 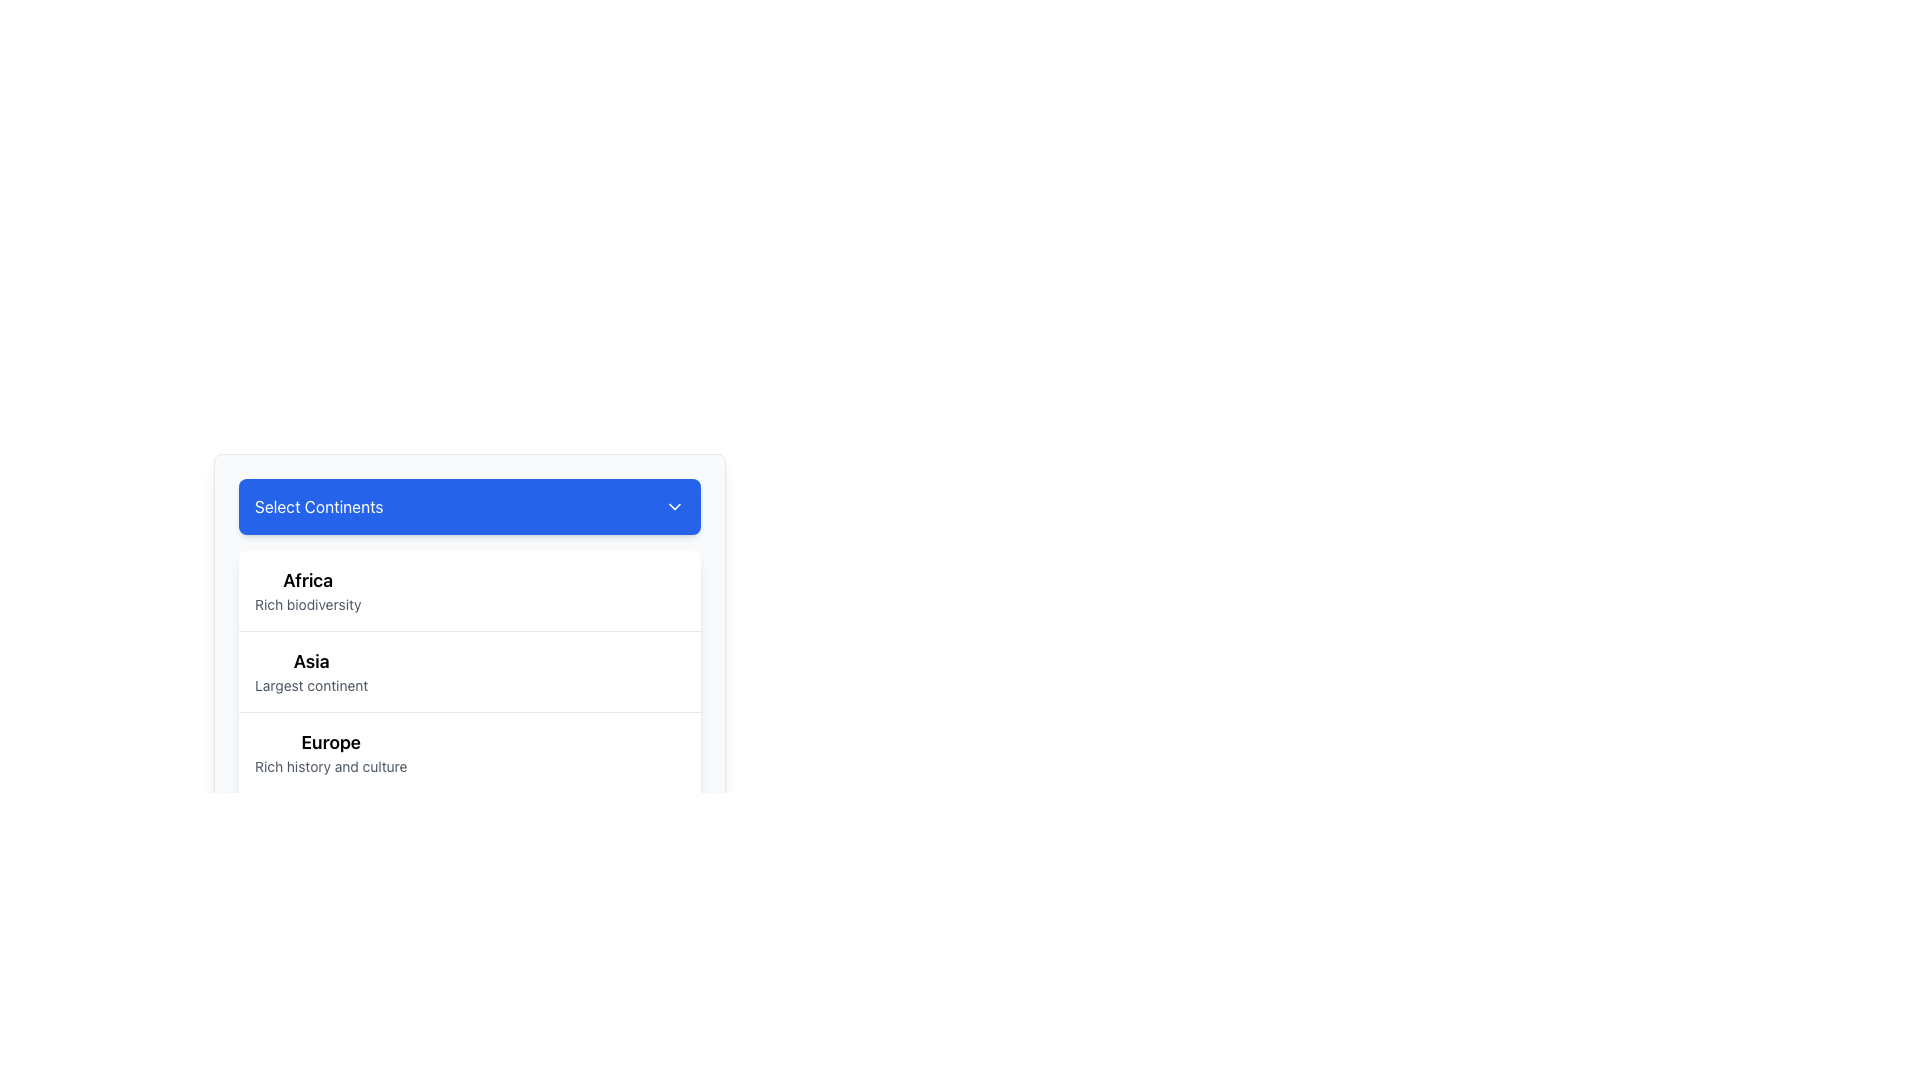 What do you see at coordinates (331, 752) in the screenshot?
I see `the 'Europe' entry in the dropdown selection list` at bounding box center [331, 752].